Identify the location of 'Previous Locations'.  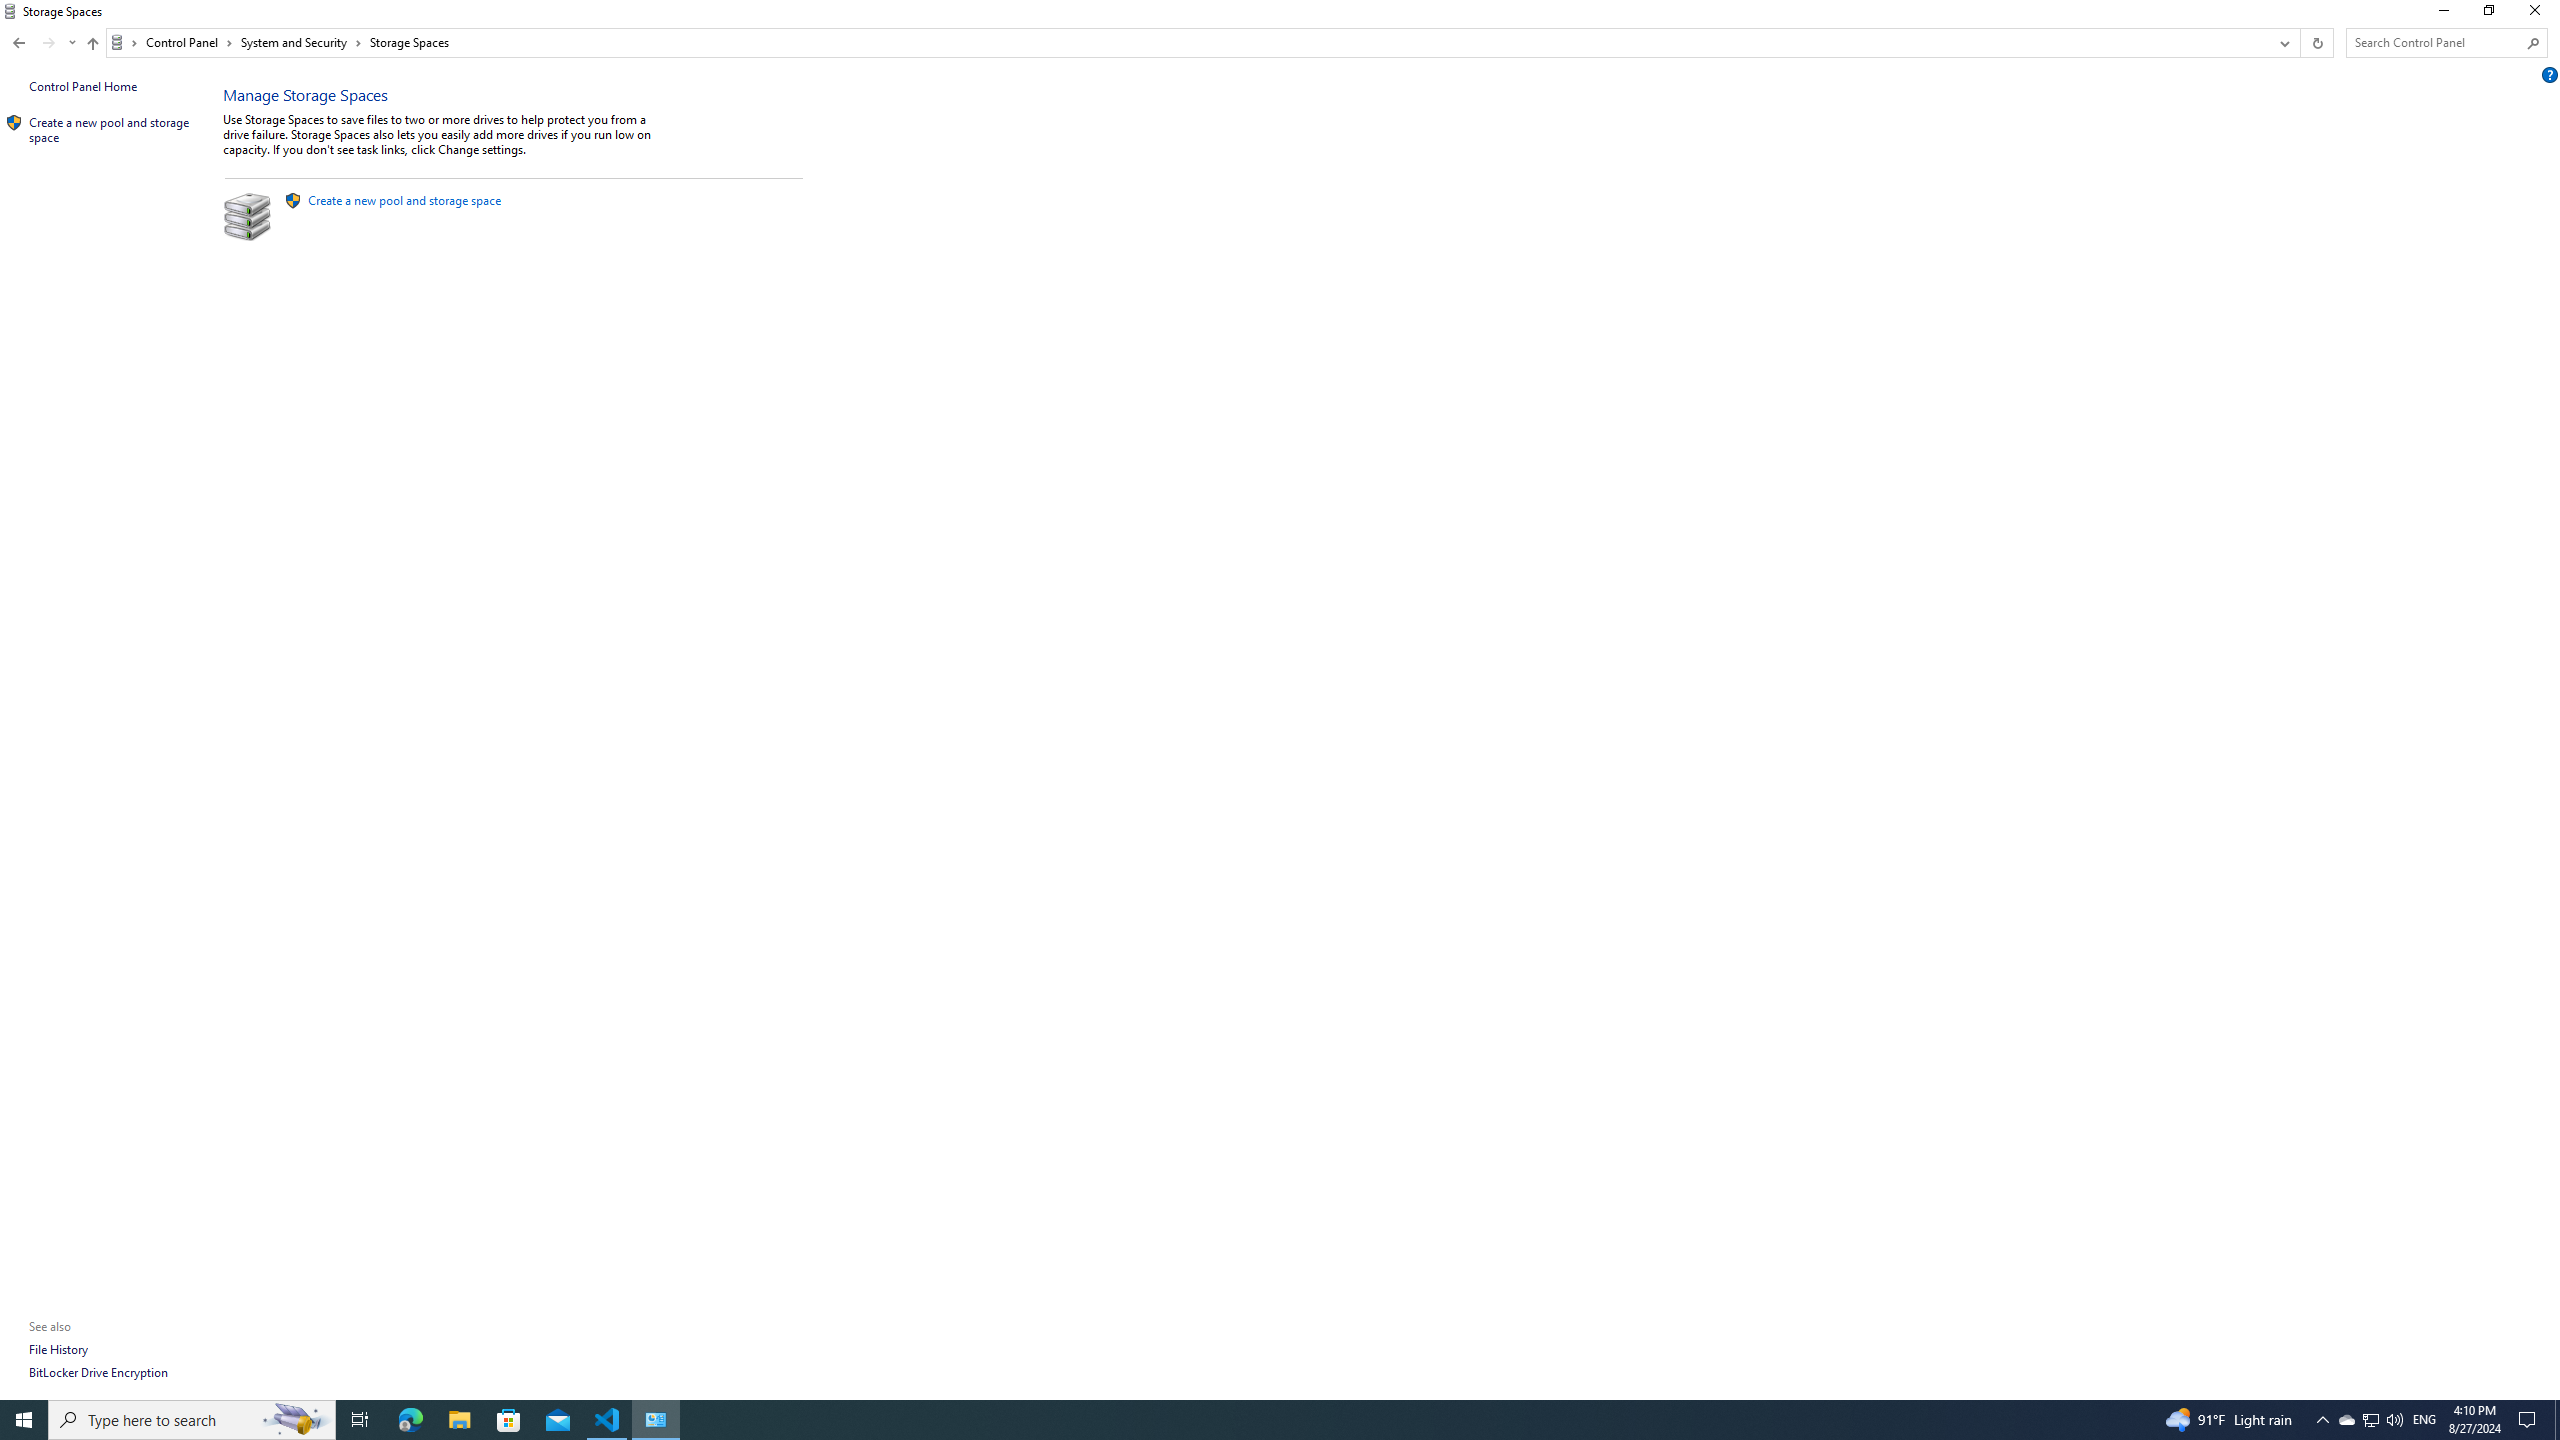
(2282, 42).